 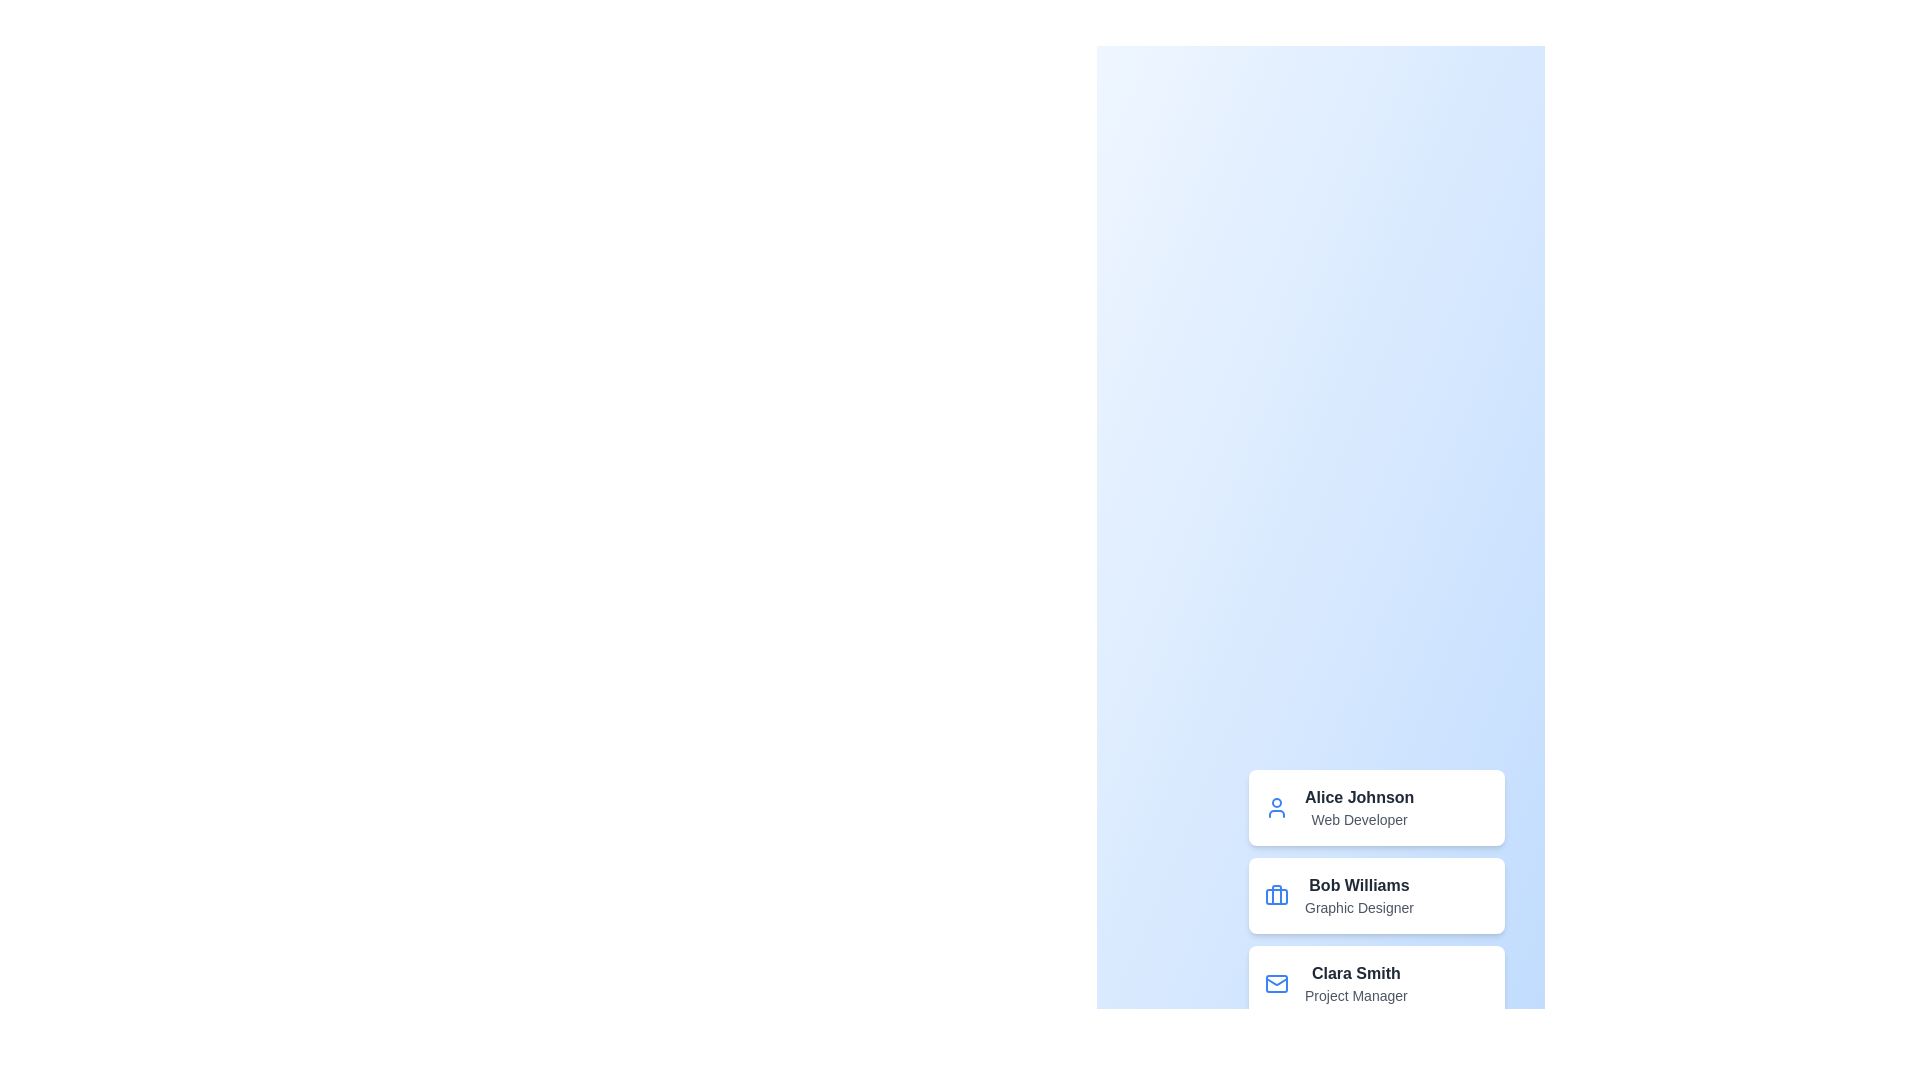 I want to click on the floating action button to toggle the menu visibility, so click(x=1474, y=1055).